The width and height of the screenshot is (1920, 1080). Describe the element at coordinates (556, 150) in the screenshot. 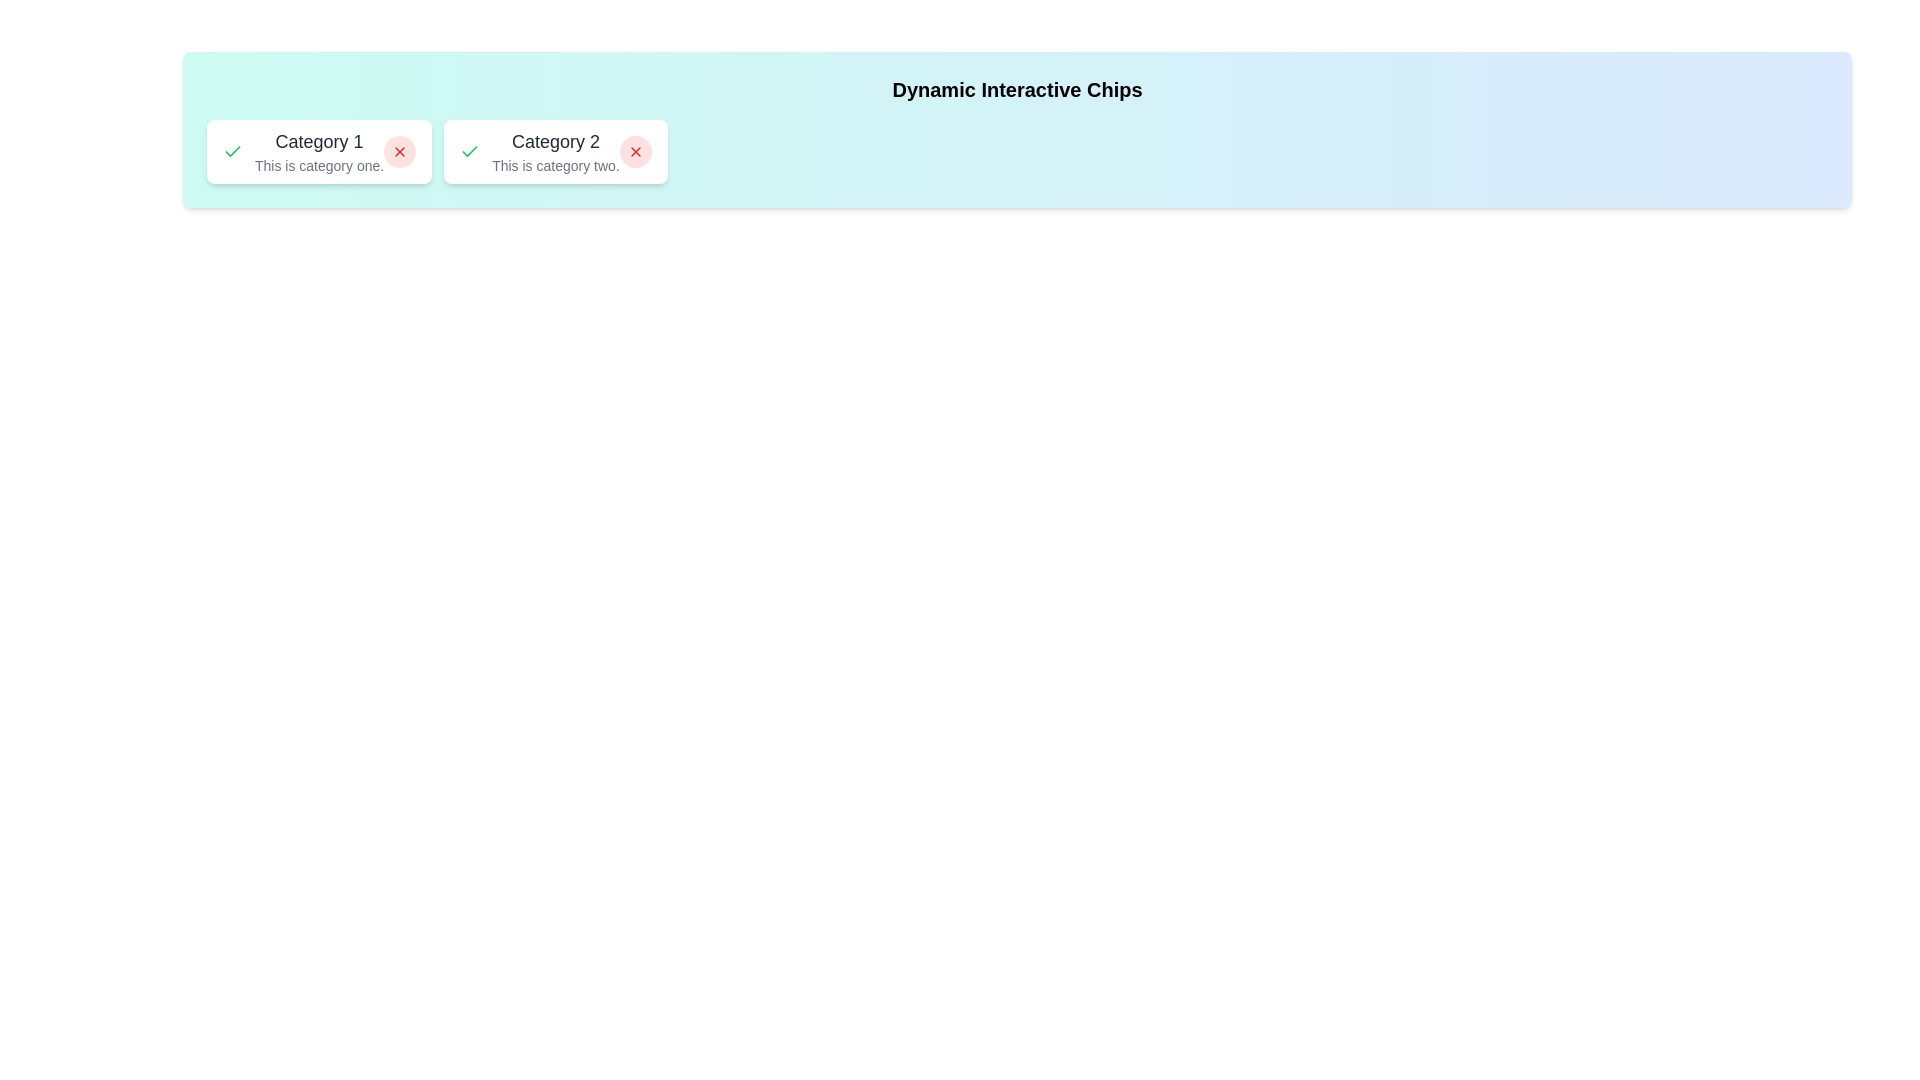

I see `the label and description of a chip identified by Category 2` at that location.